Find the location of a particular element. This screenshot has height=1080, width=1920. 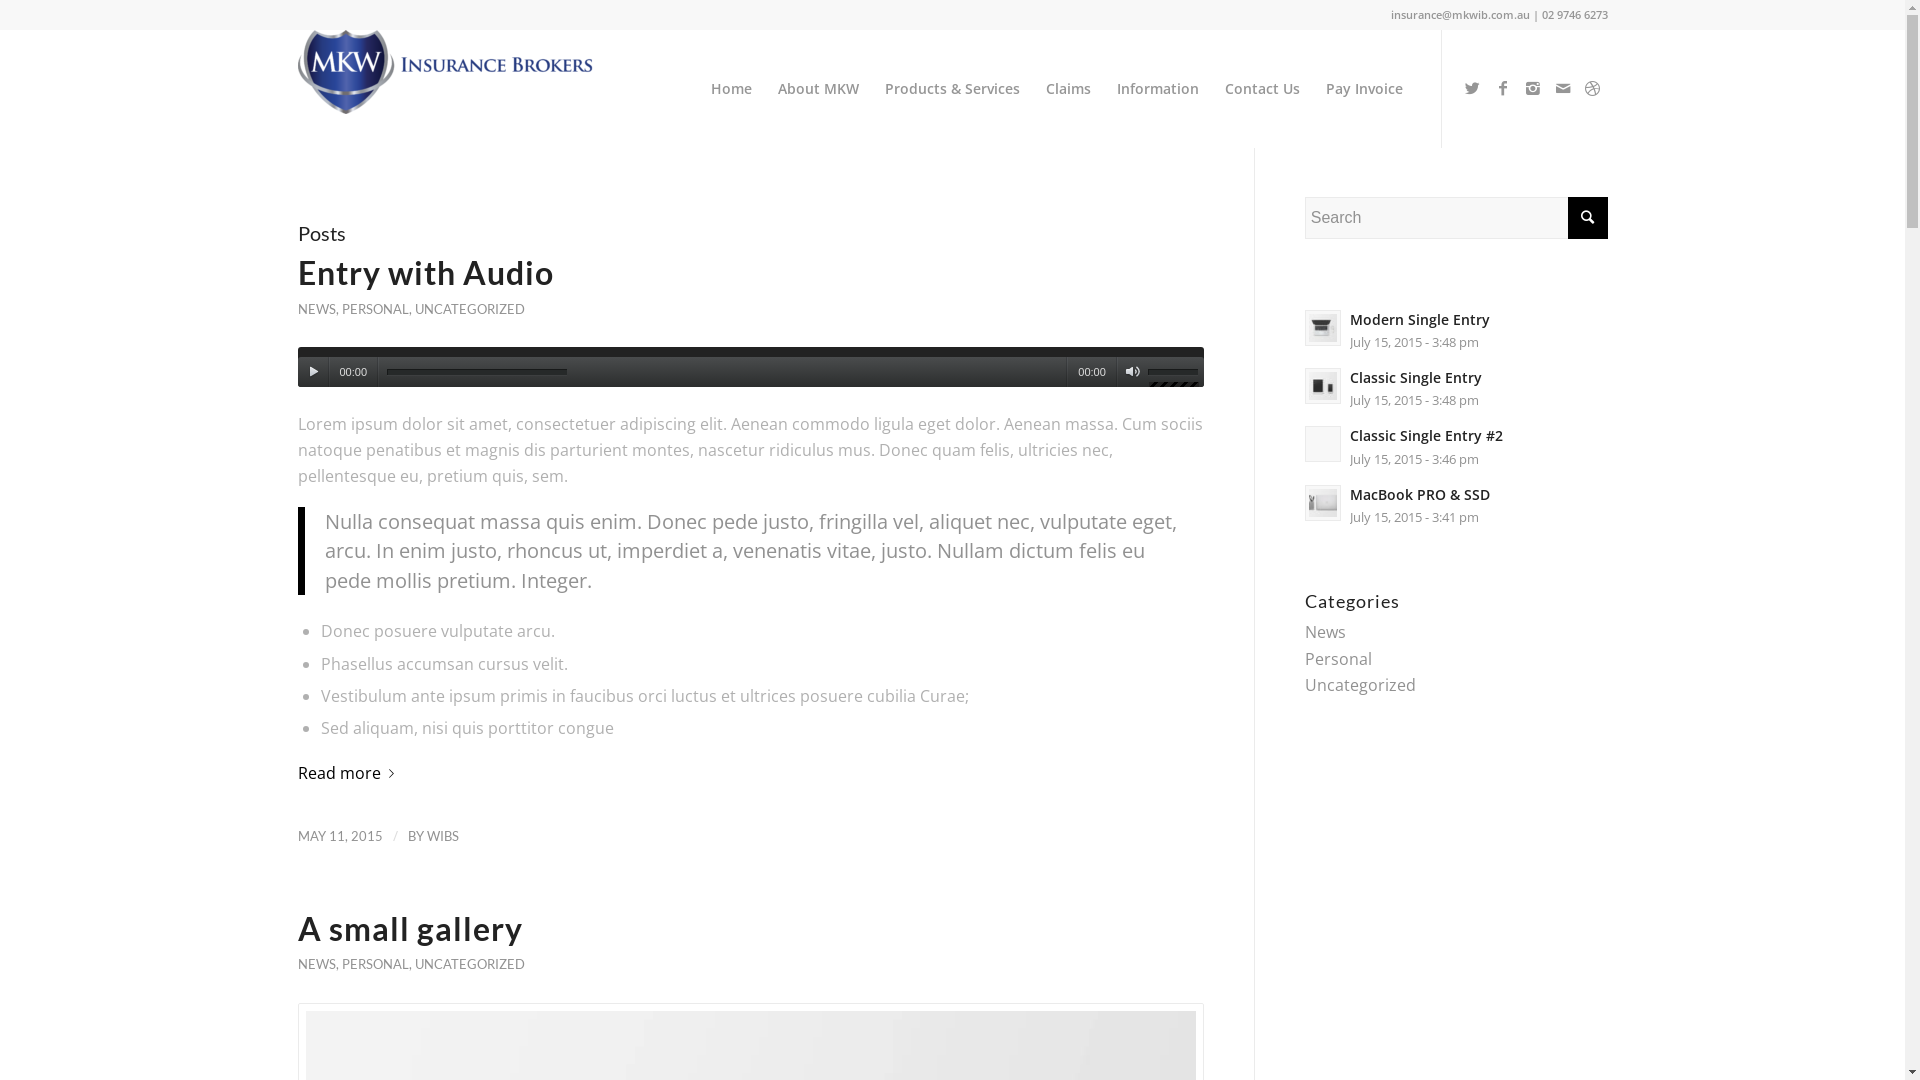

'Pay Invoice' is located at coordinates (1362, 87).